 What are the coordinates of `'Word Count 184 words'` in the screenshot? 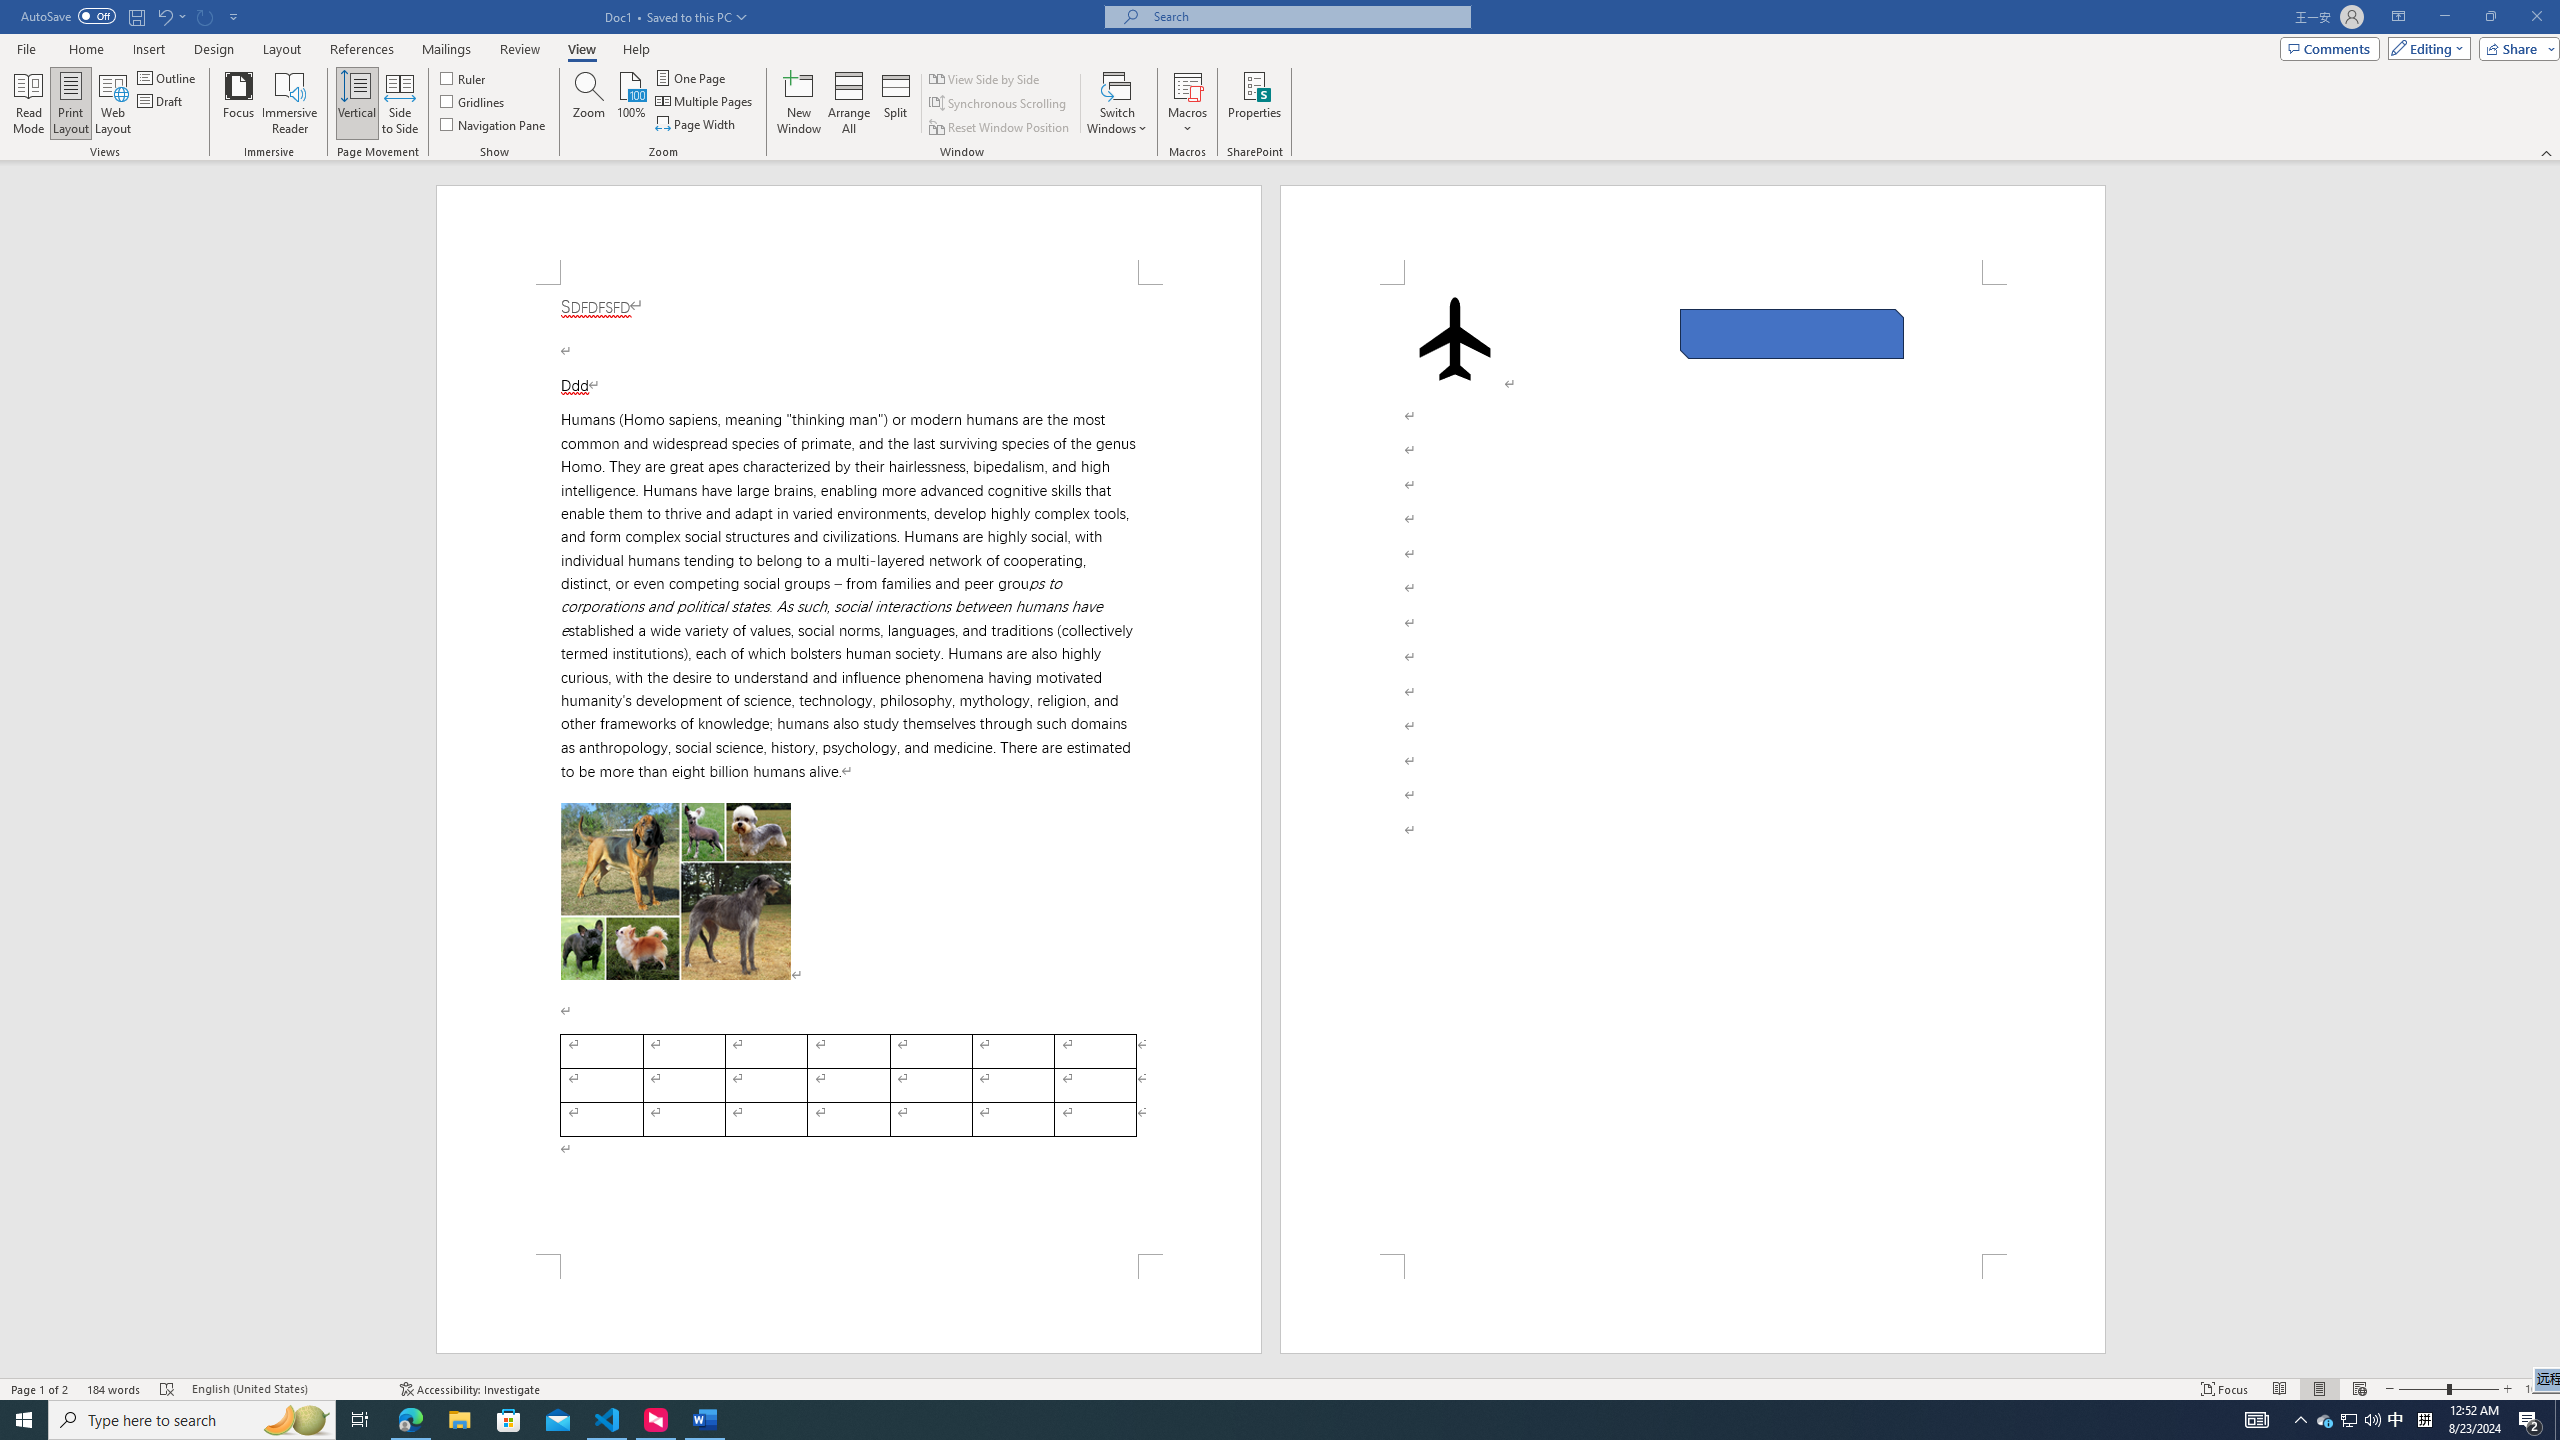 It's located at (113, 1389).